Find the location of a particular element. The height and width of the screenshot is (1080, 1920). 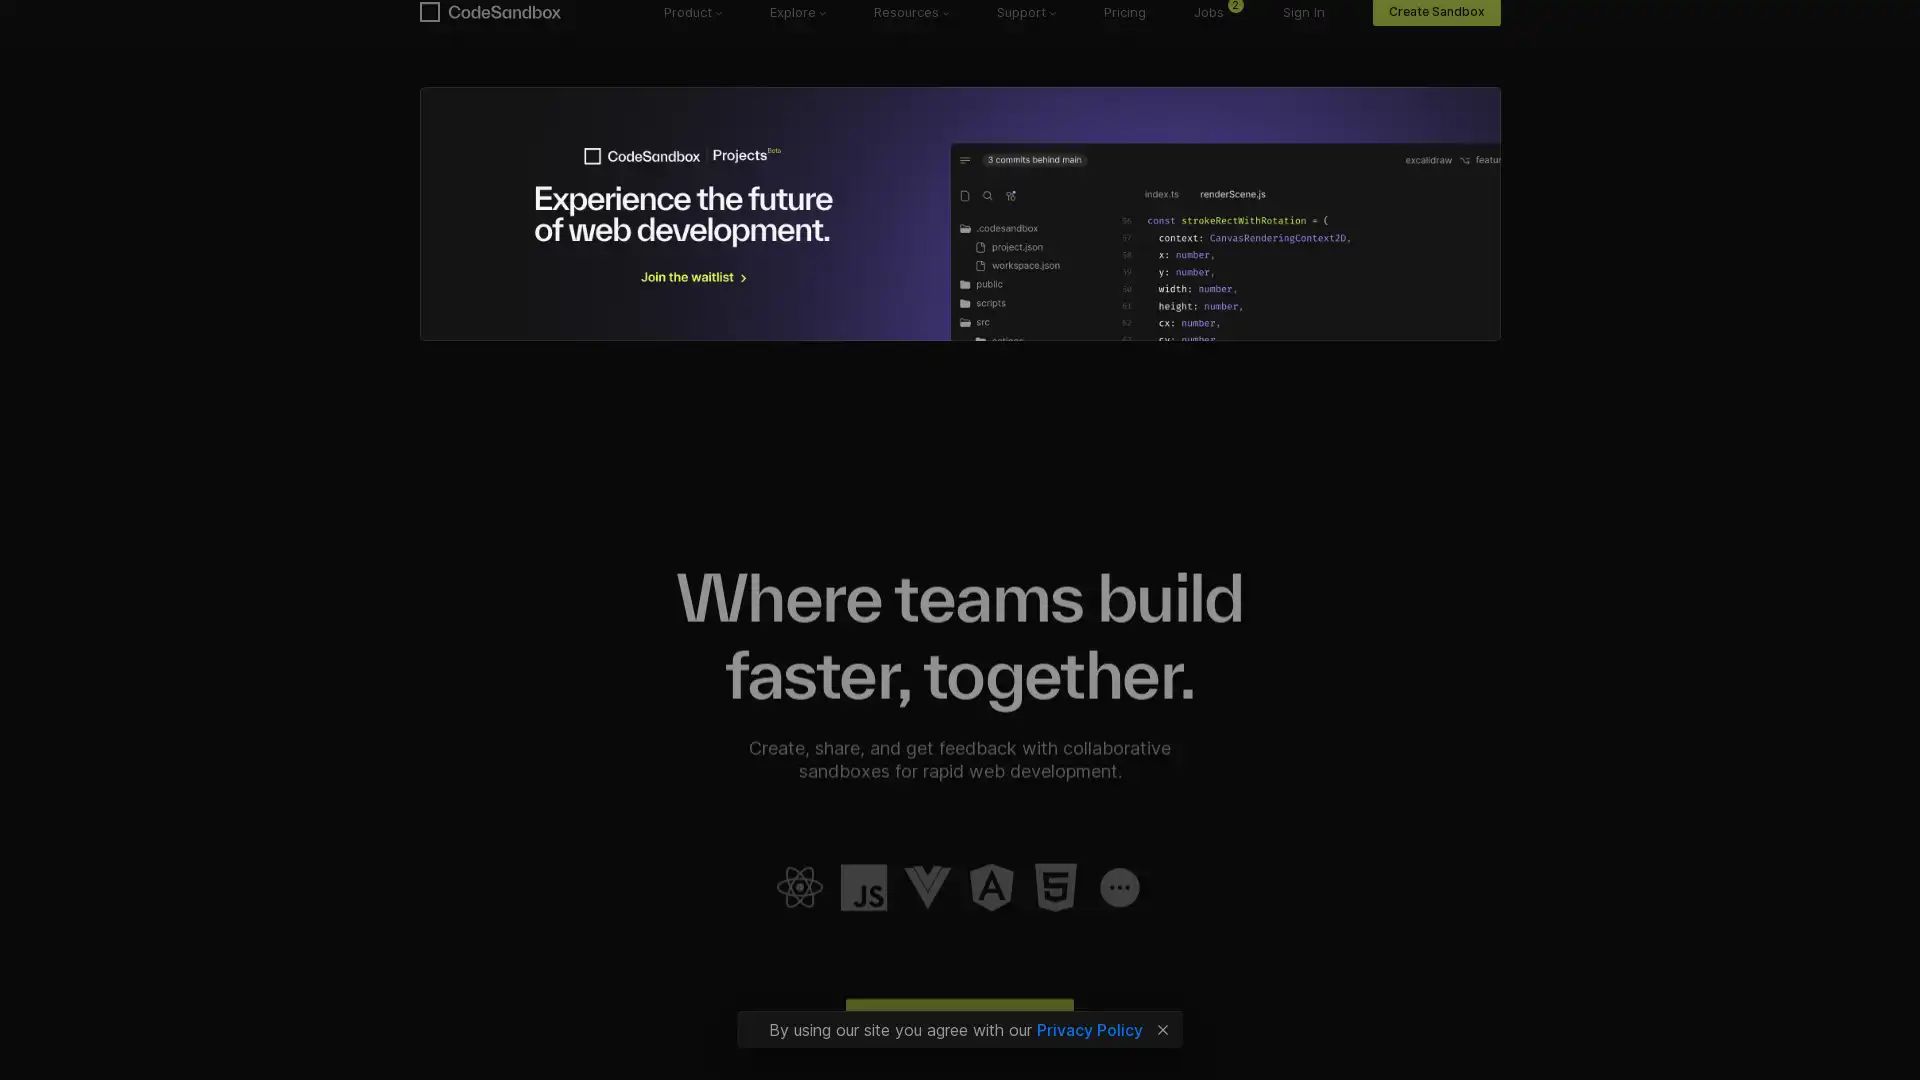

Explore is located at coordinates (795, 23).